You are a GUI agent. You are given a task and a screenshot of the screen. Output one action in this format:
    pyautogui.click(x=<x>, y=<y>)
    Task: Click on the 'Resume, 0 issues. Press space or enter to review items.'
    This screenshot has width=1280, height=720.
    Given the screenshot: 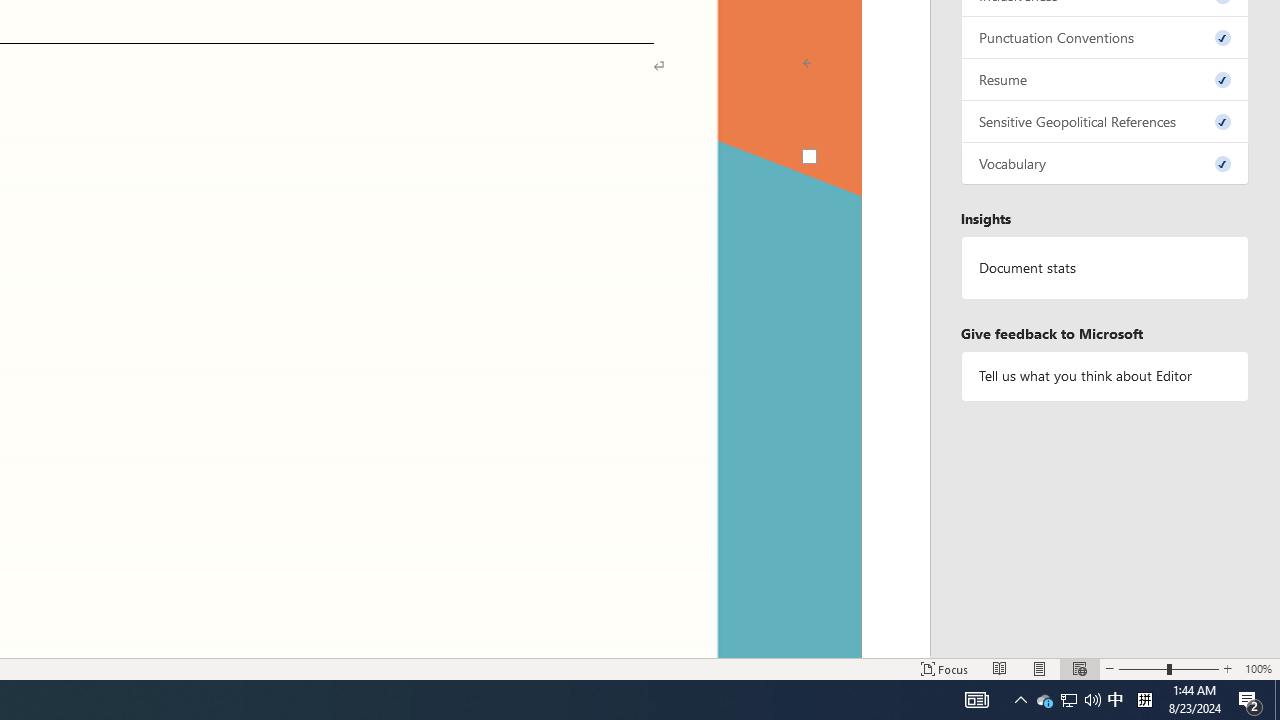 What is the action you would take?
    pyautogui.click(x=1104, y=78)
    